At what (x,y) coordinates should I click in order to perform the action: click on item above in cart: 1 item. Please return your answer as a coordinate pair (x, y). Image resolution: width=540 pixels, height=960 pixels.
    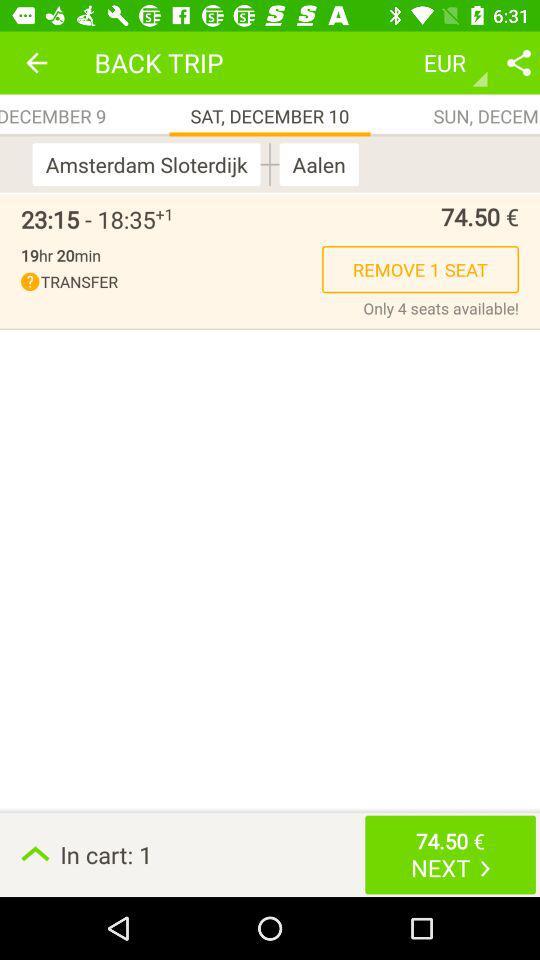
    Looking at the image, I should click on (441, 308).